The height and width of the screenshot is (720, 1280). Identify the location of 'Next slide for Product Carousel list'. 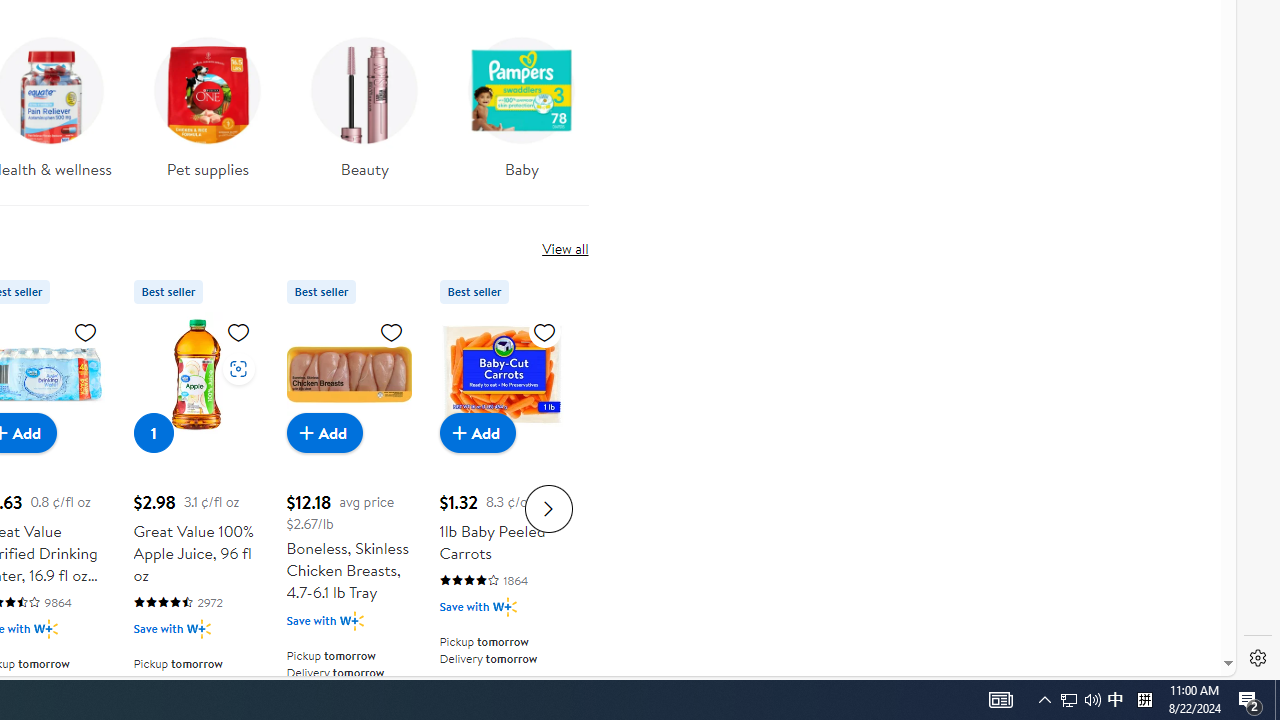
(548, 507).